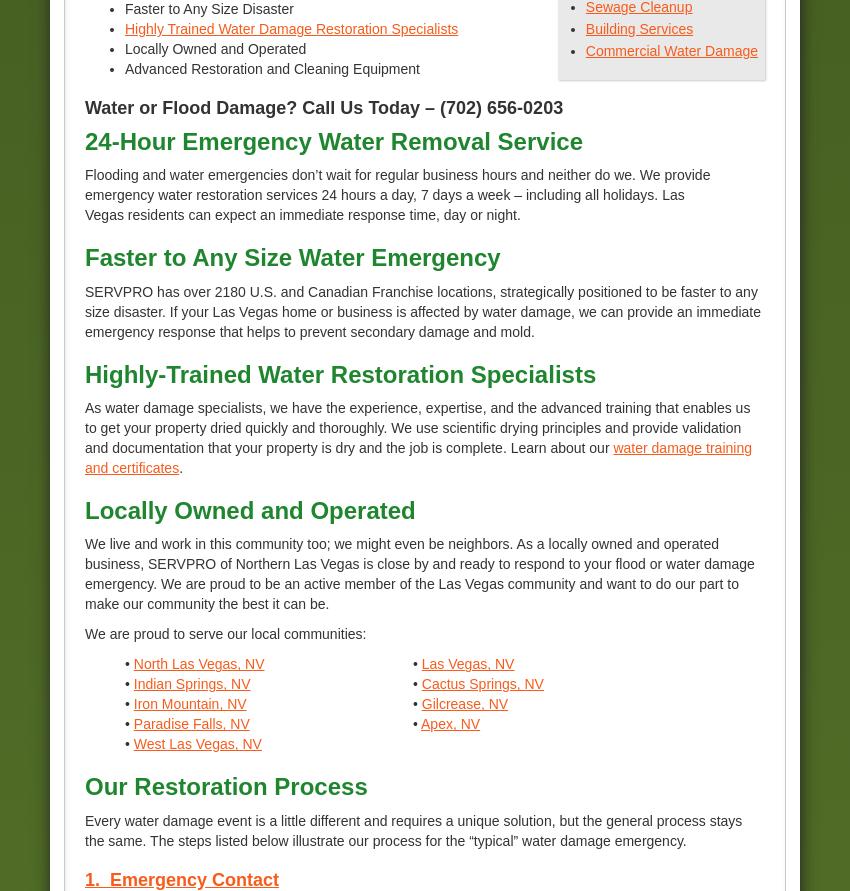  Describe the element at coordinates (291, 257) in the screenshot. I see `'Faster to Any Size Water Emergency'` at that location.